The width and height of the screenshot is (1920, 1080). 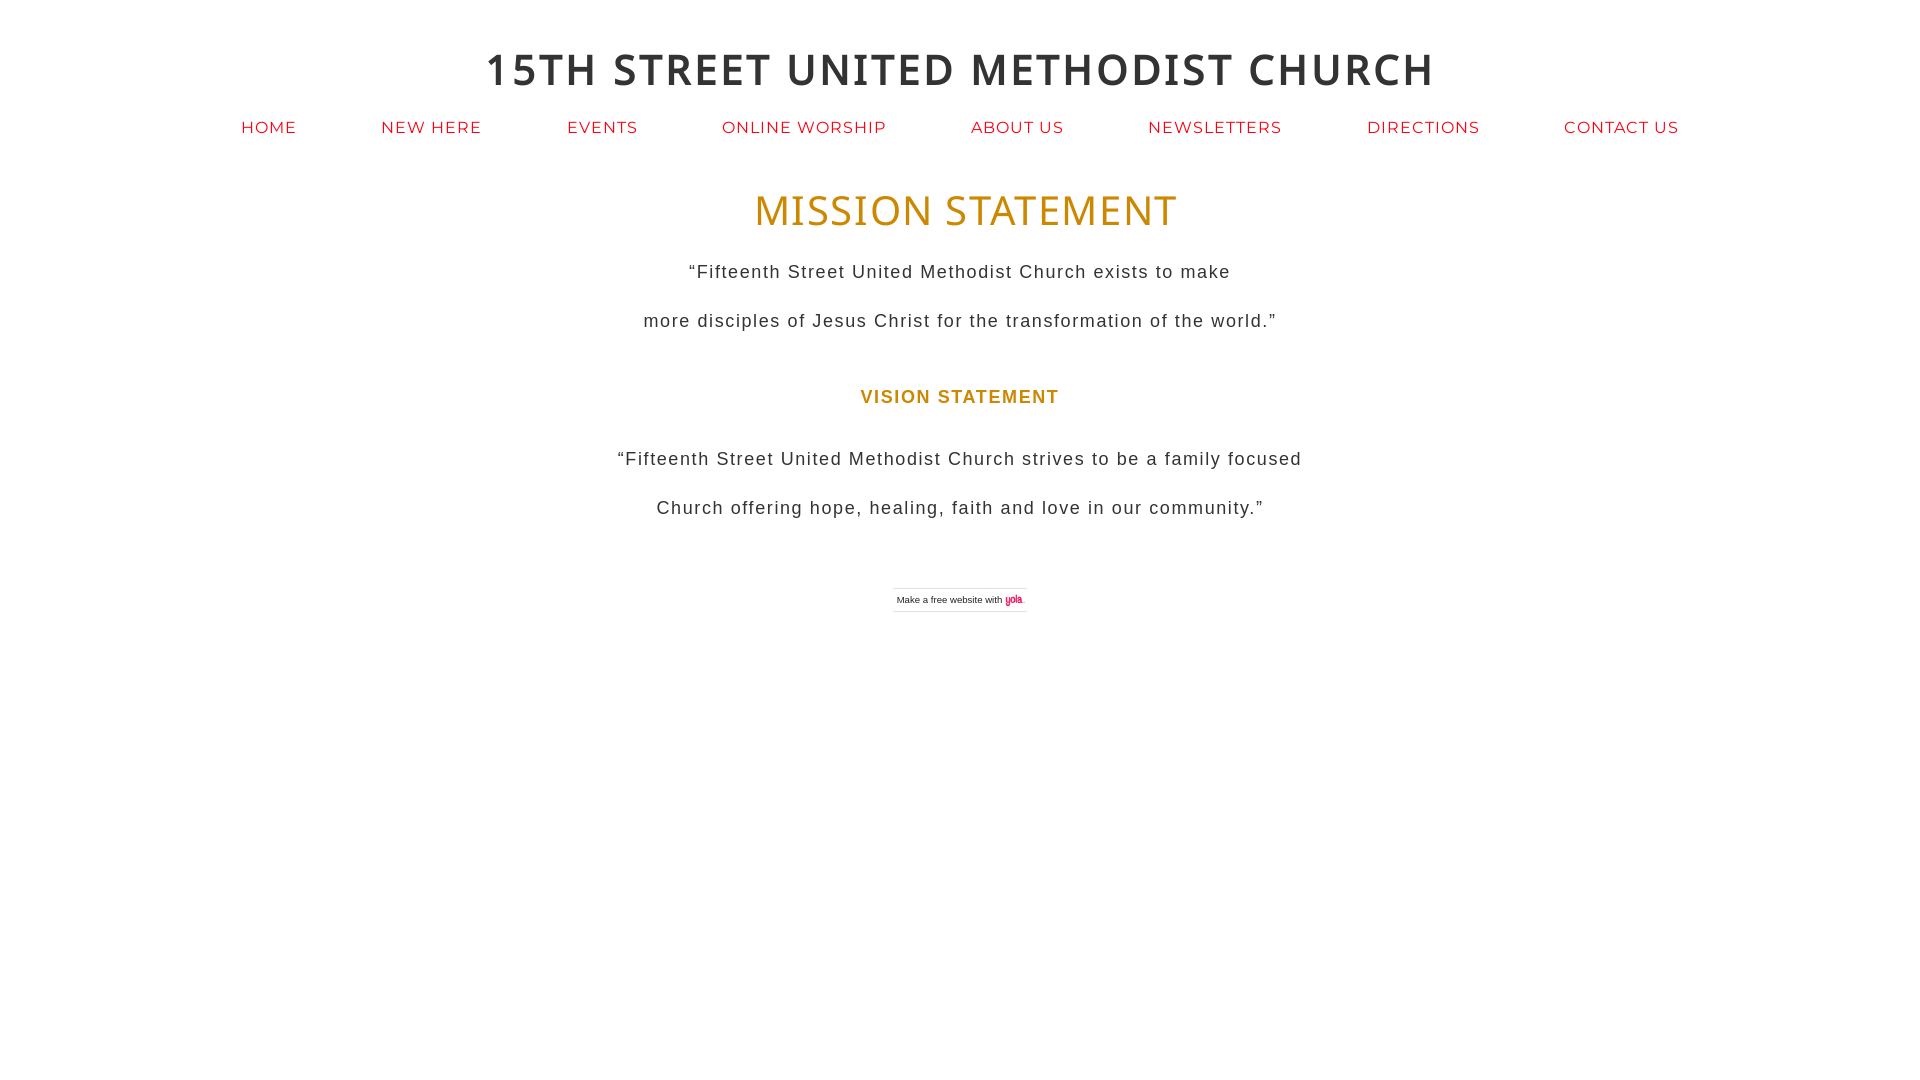 I want to click on 'ONLINE WORSHIP', so click(x=804, y=127).